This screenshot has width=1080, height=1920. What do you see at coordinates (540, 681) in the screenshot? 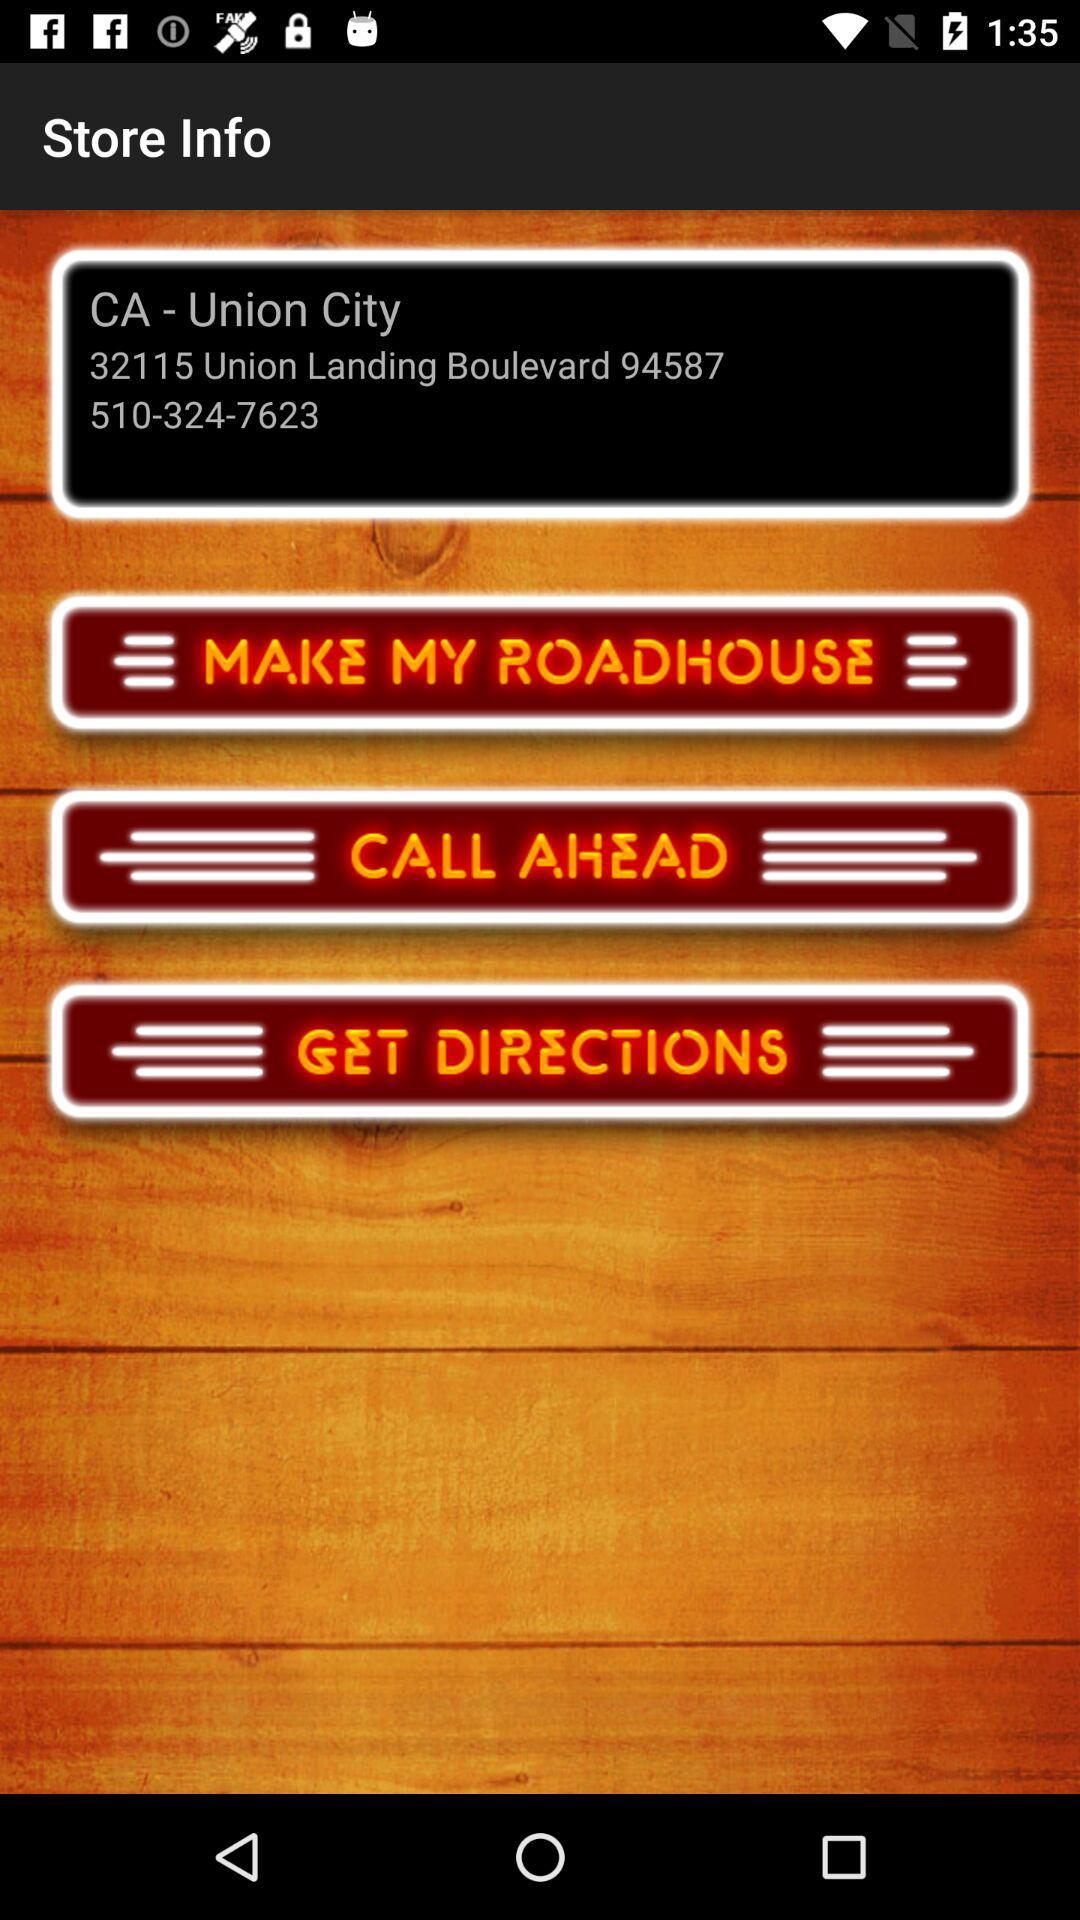
I see `make my roadhouse` at bounding box center [540, 681].